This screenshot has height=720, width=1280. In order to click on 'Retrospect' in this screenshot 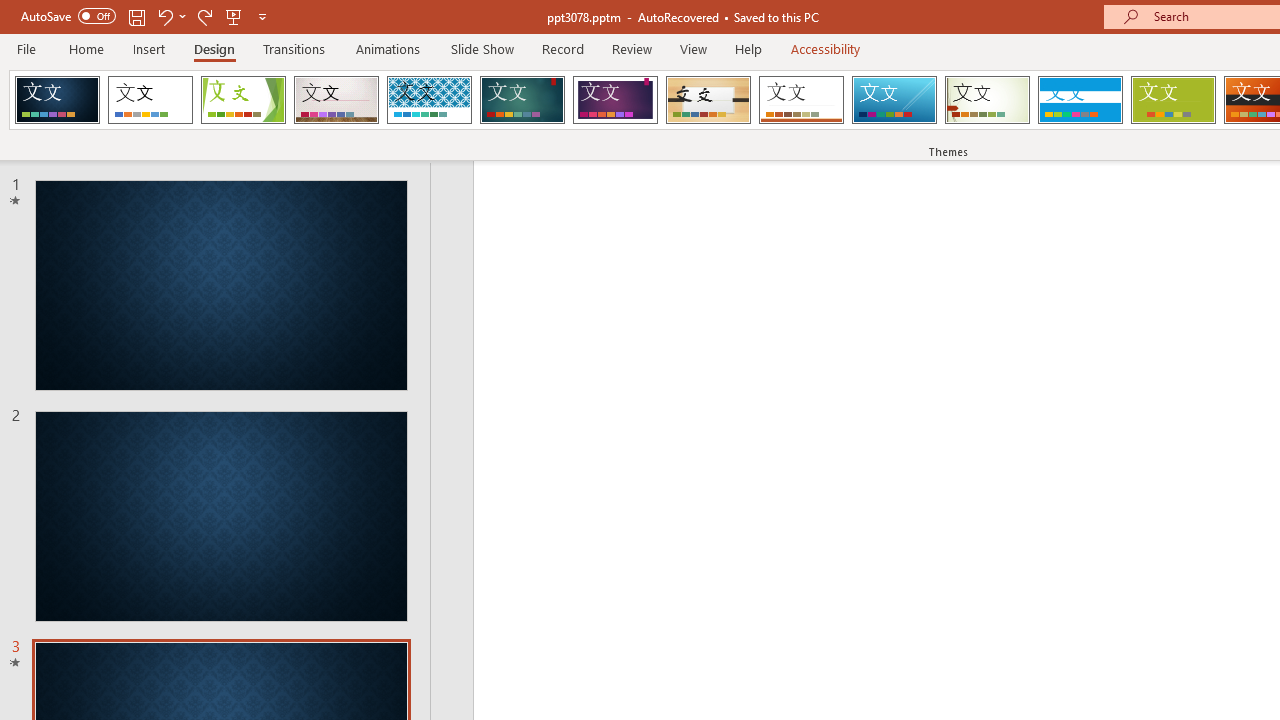, I will do `click(801, 100)`.